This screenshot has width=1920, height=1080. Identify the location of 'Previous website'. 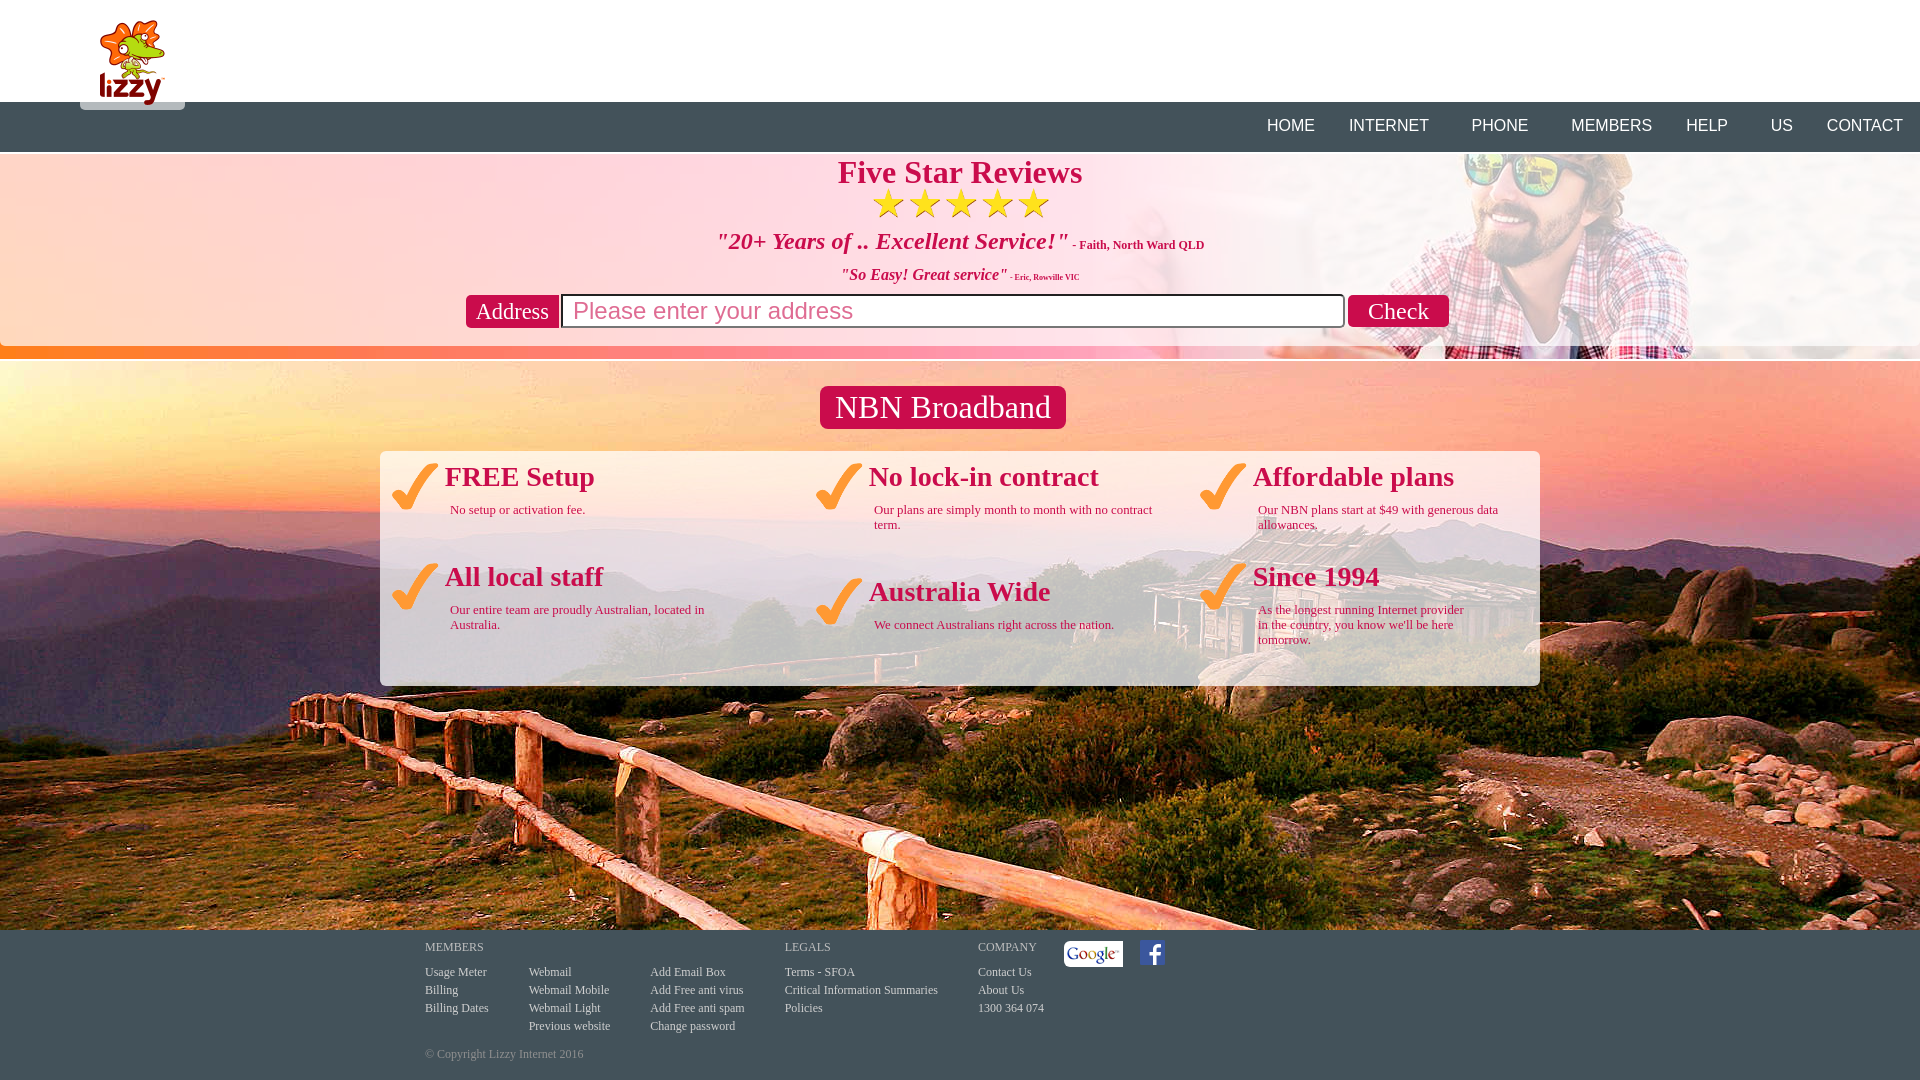
(569, 1026).